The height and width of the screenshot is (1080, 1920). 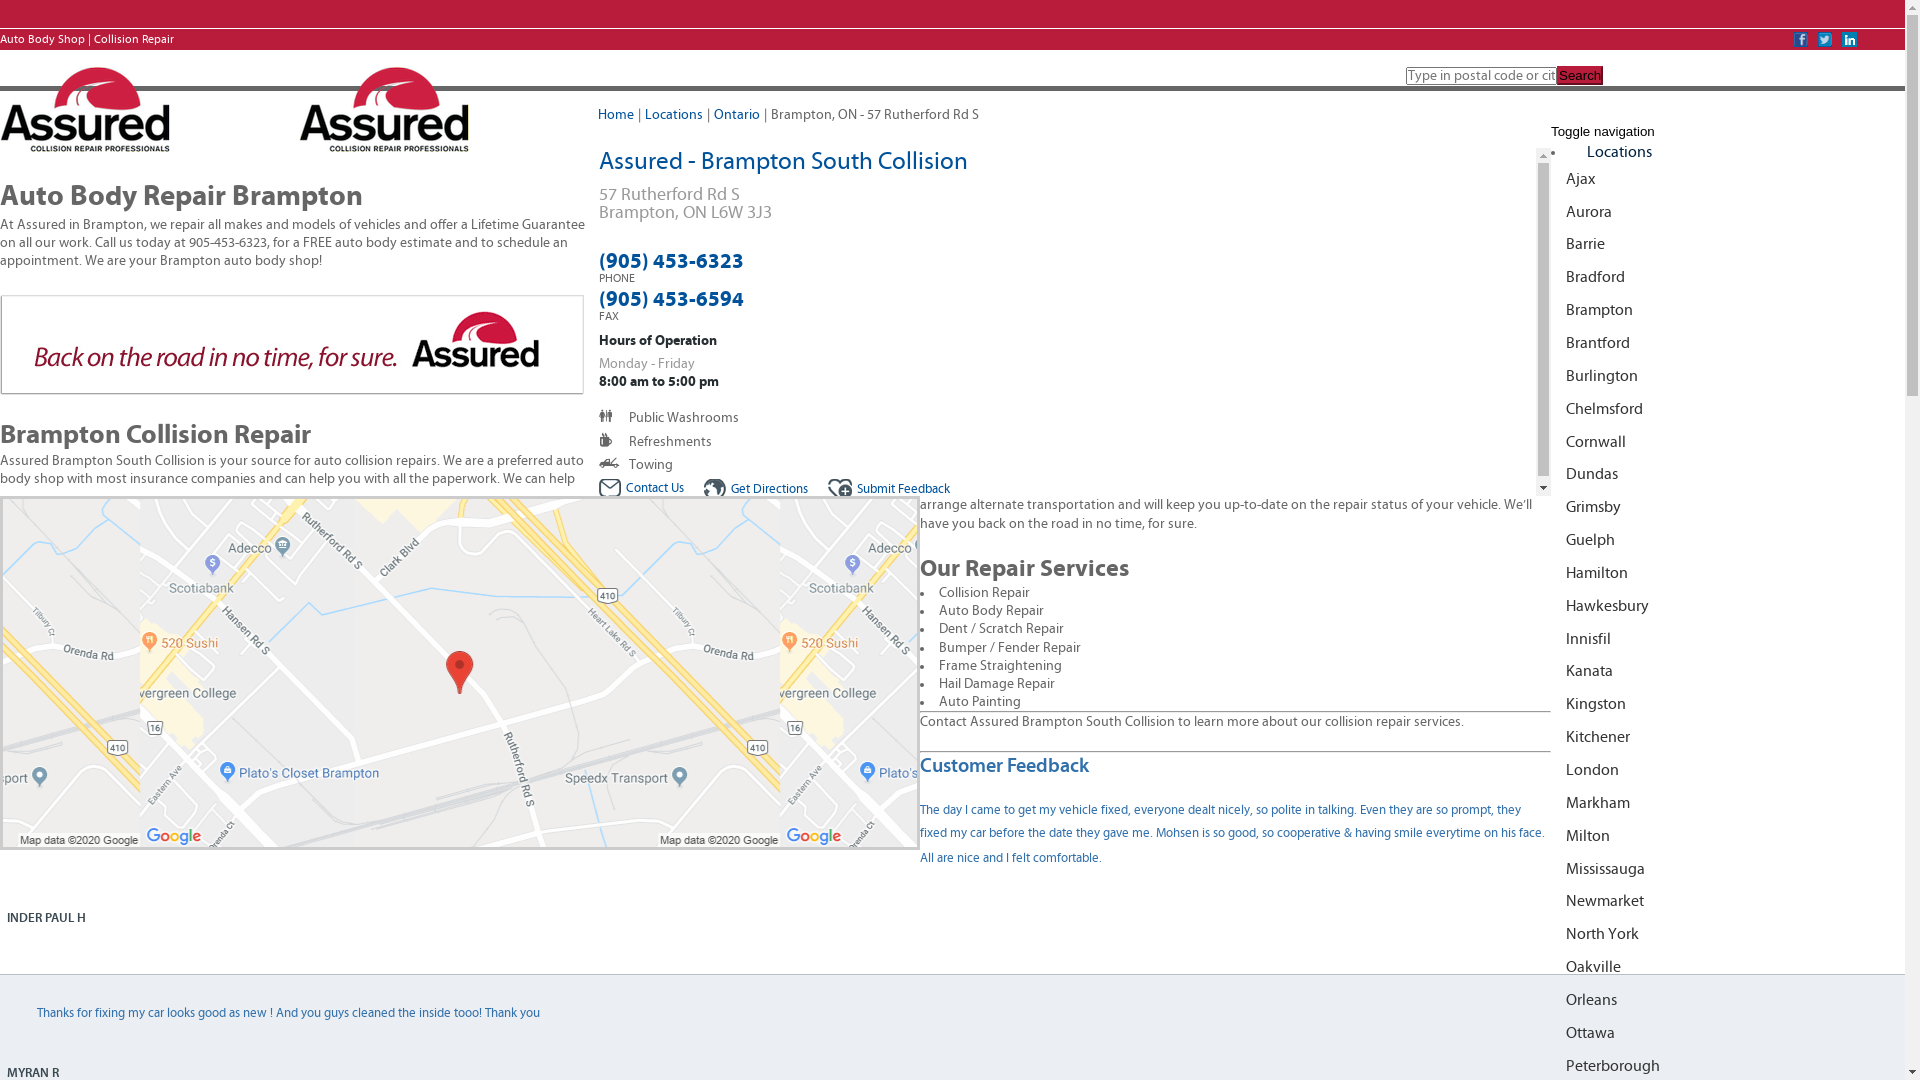 What do you see at coordinates (1578, 74) in the screenshot?
I see `'Search'` at bounding box center [1578, 74].